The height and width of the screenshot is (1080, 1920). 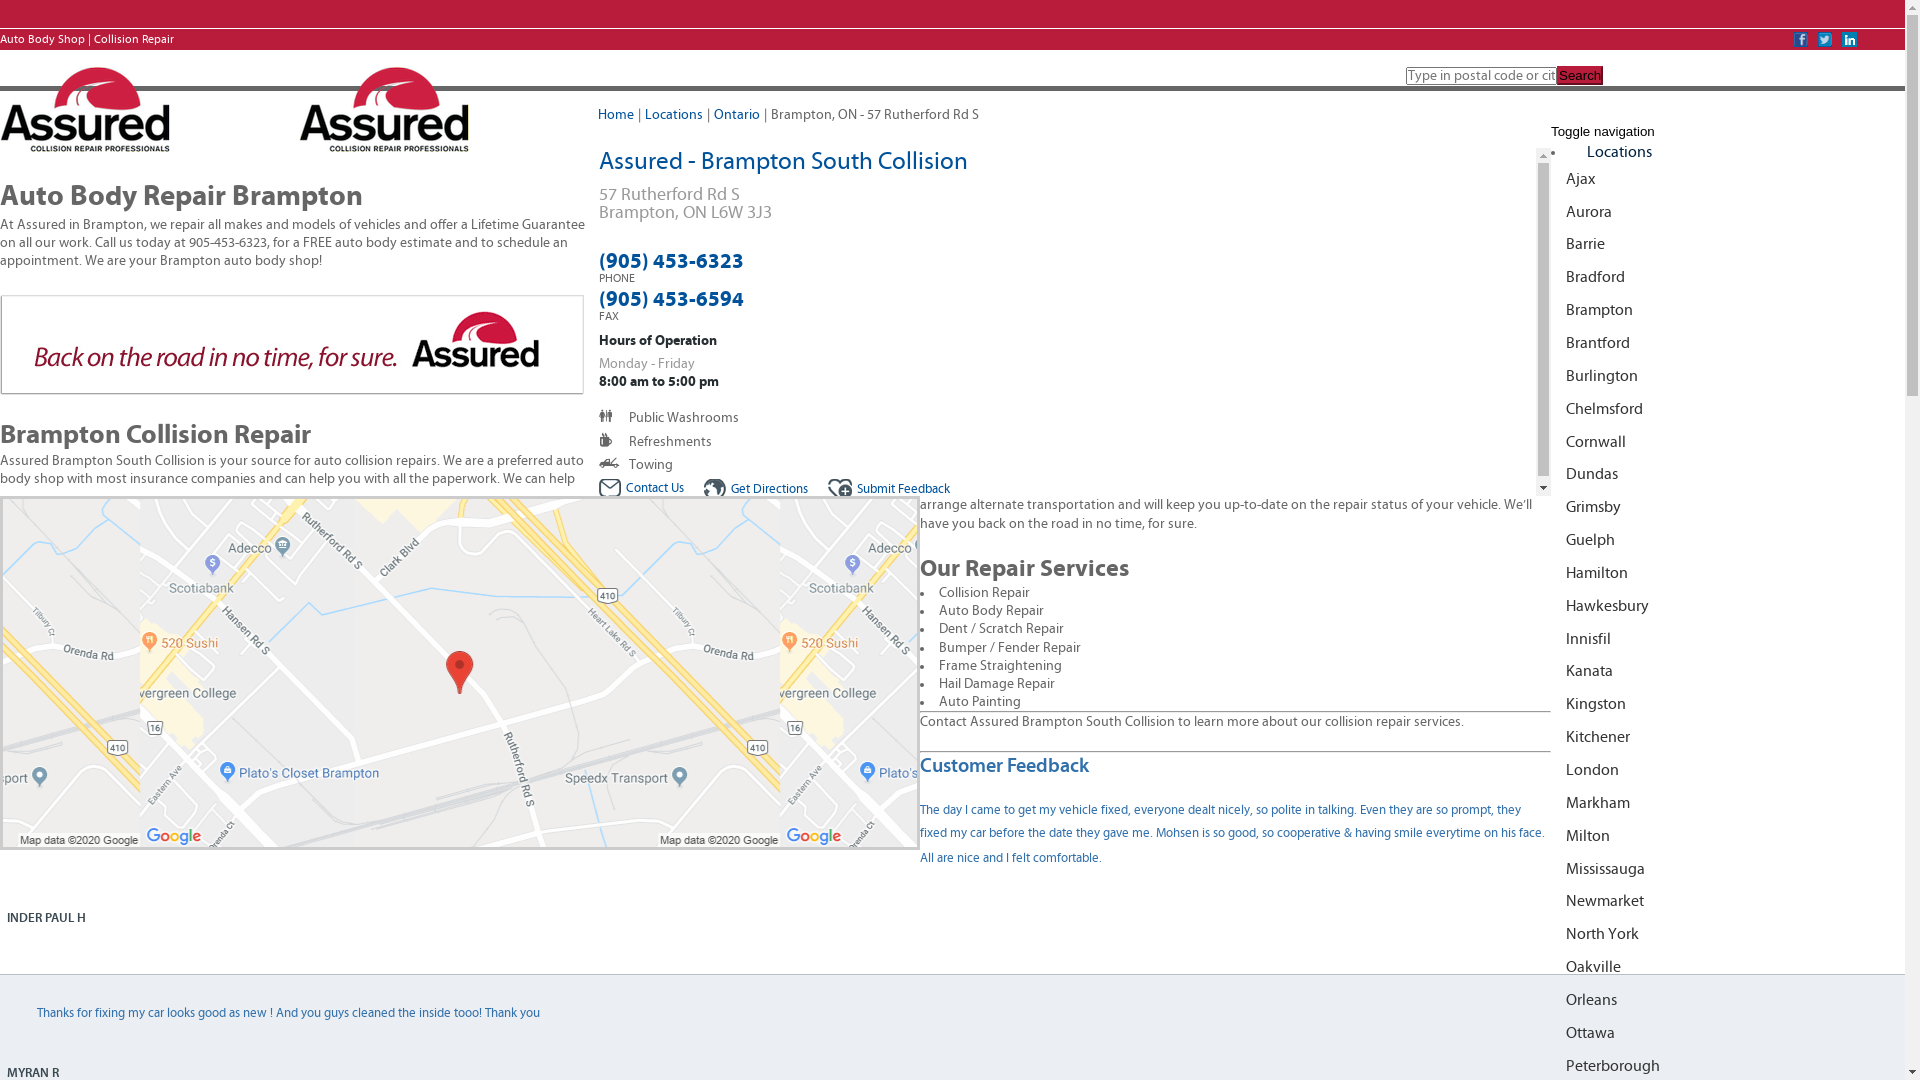 What do you see at coordinates (1578, 74) in the screenshot?
I see `'Search'` at bounding box center [1578, 74].